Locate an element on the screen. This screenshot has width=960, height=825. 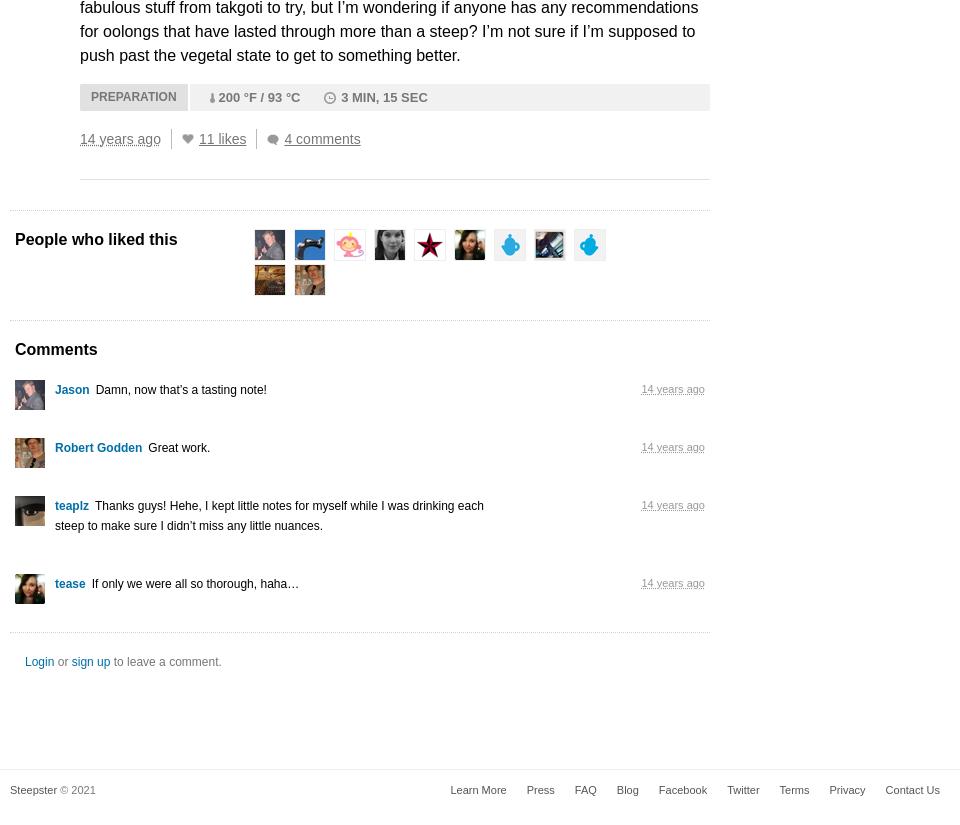
'200 °F / 93 °C' is located at coordinates (258, 97).